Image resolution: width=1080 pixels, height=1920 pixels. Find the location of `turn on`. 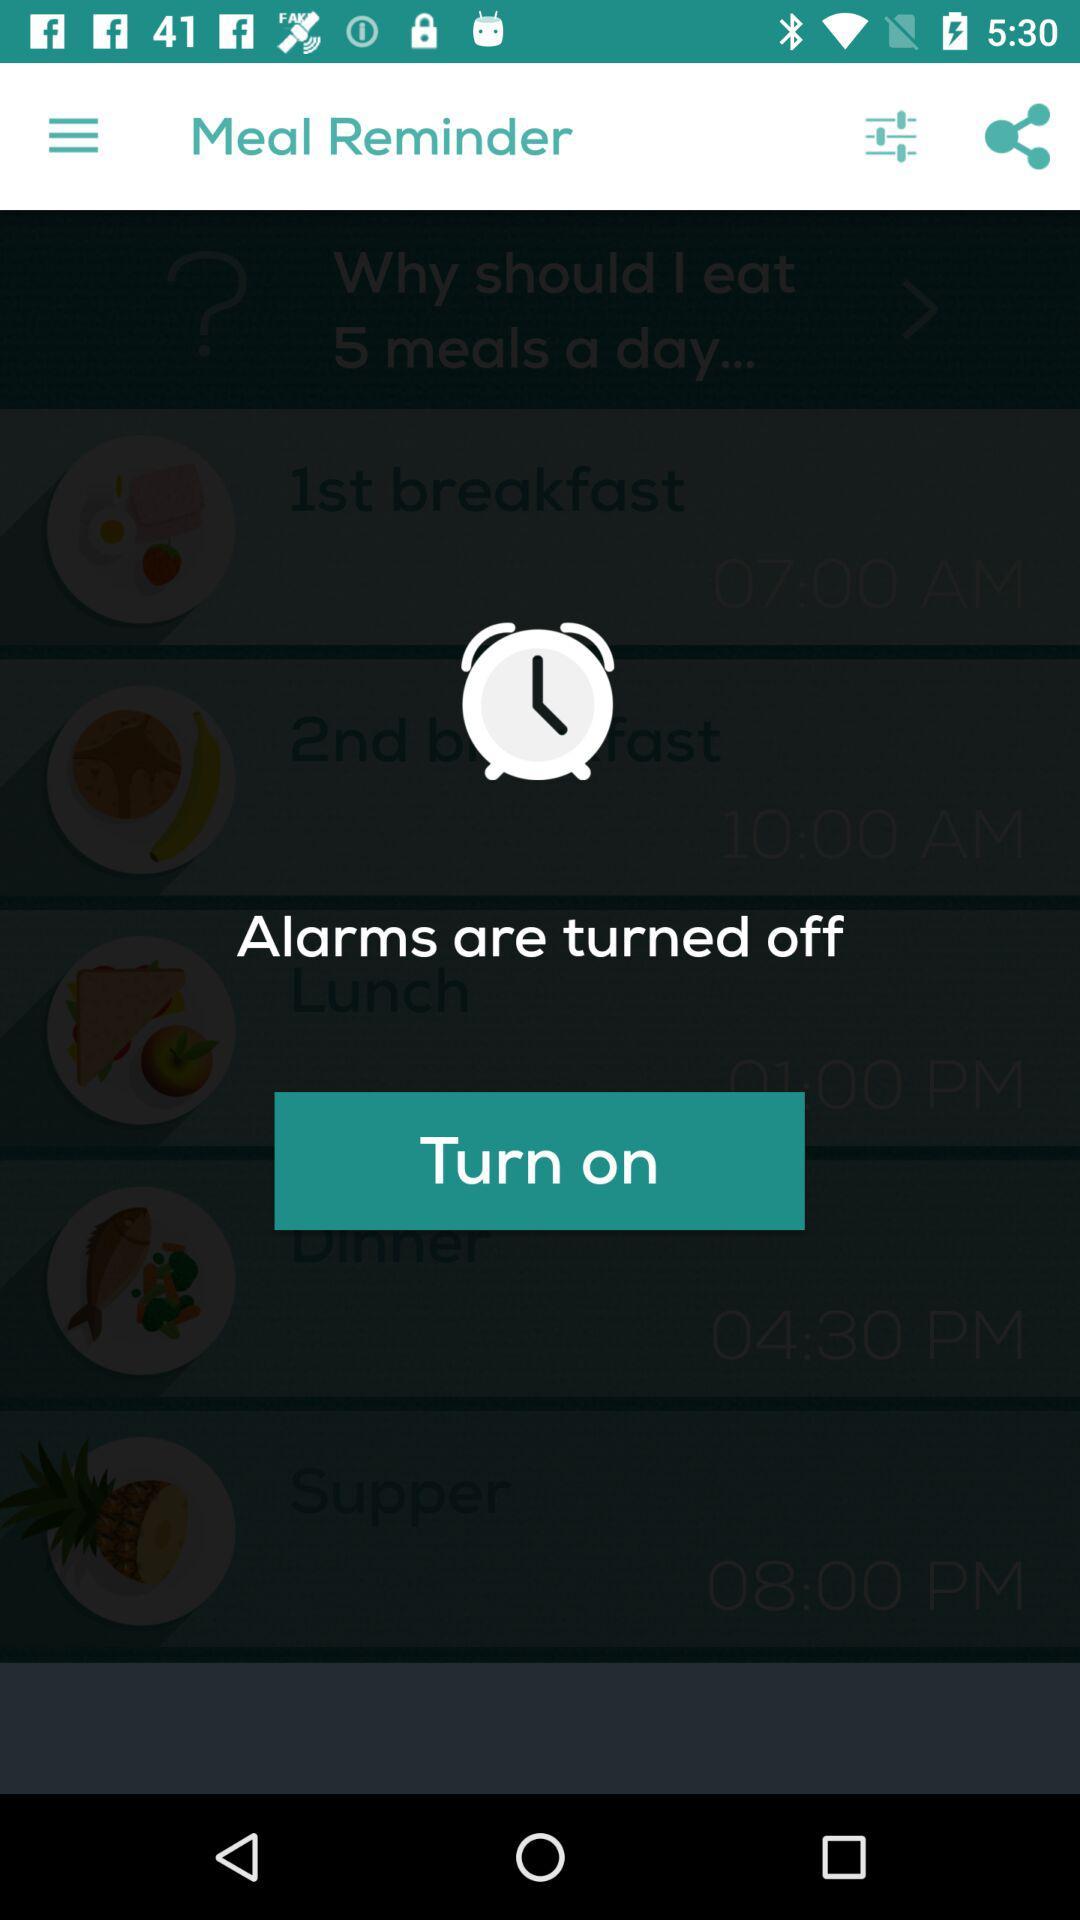

turn on is located at coordinates (538, 1161).